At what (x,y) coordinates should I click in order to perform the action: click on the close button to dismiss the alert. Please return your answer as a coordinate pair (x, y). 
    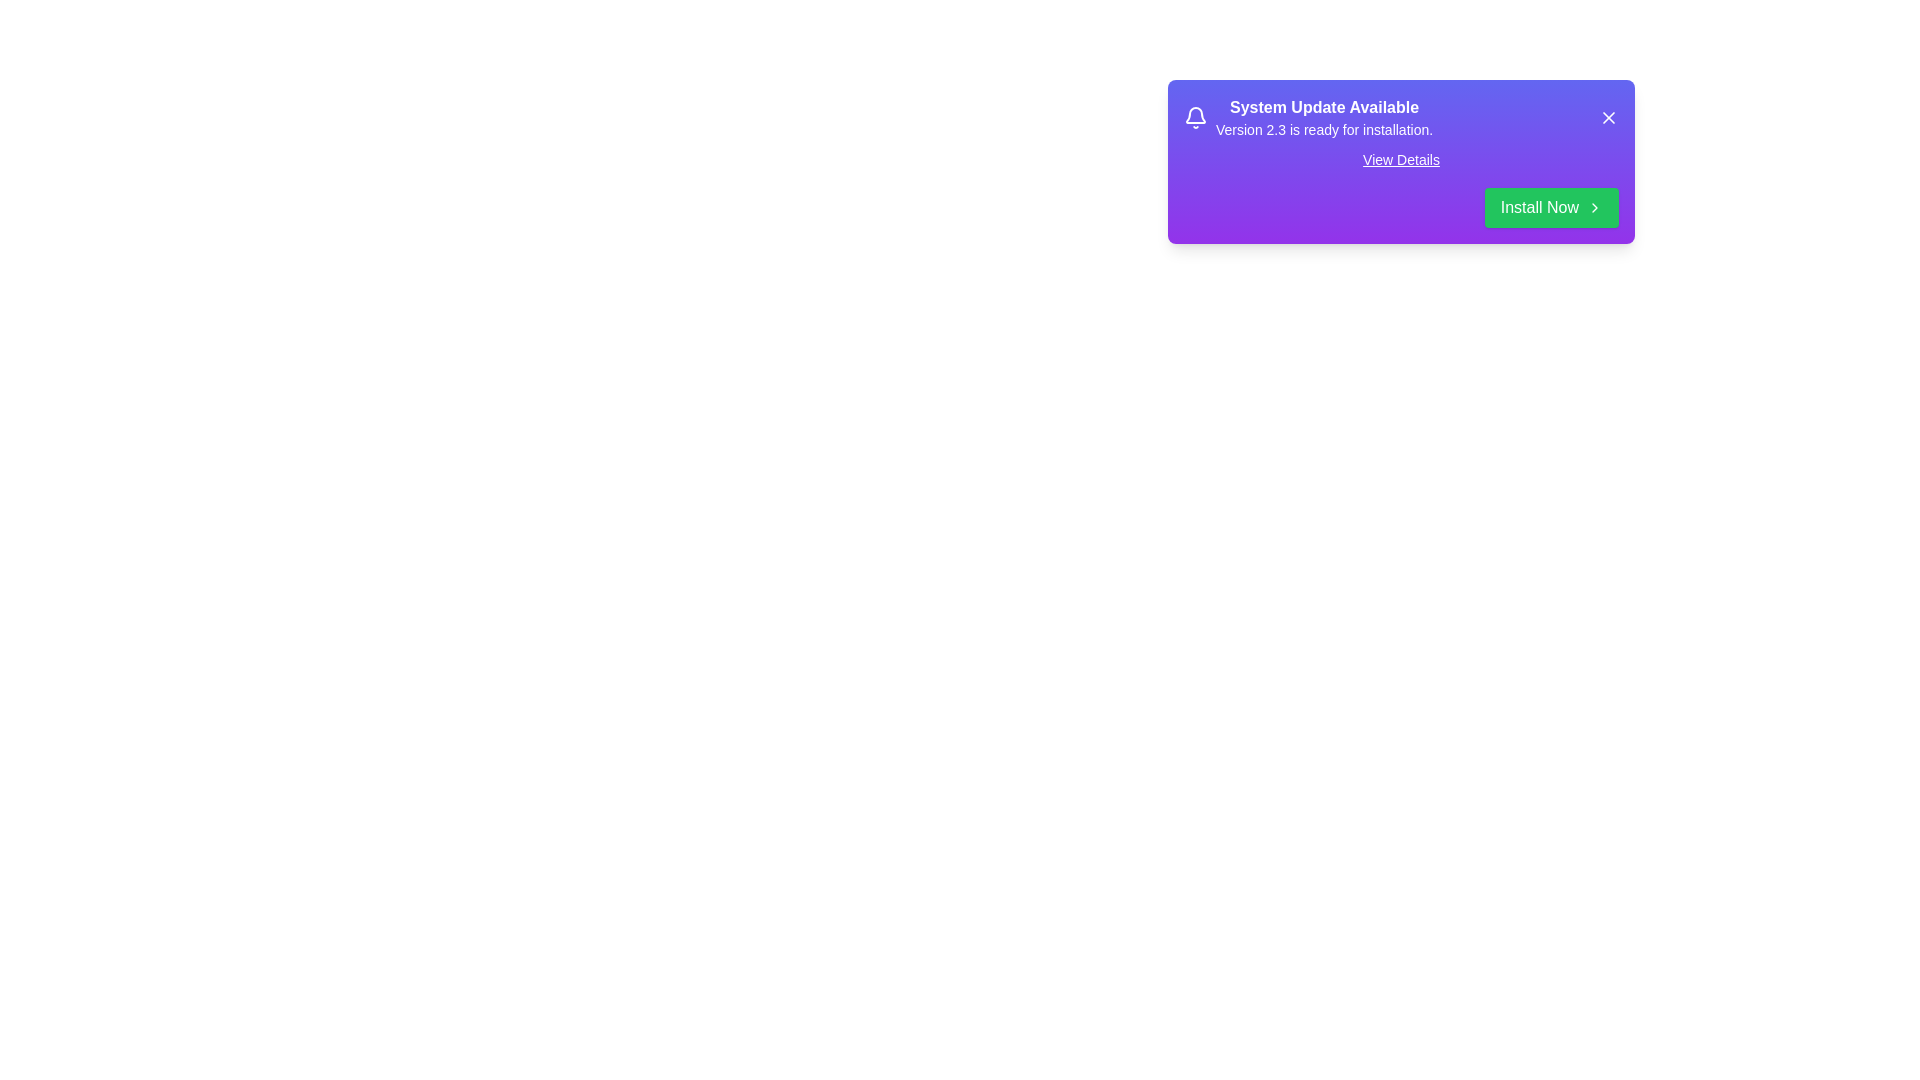
    Looking at the image, I should click on (1608, 118).